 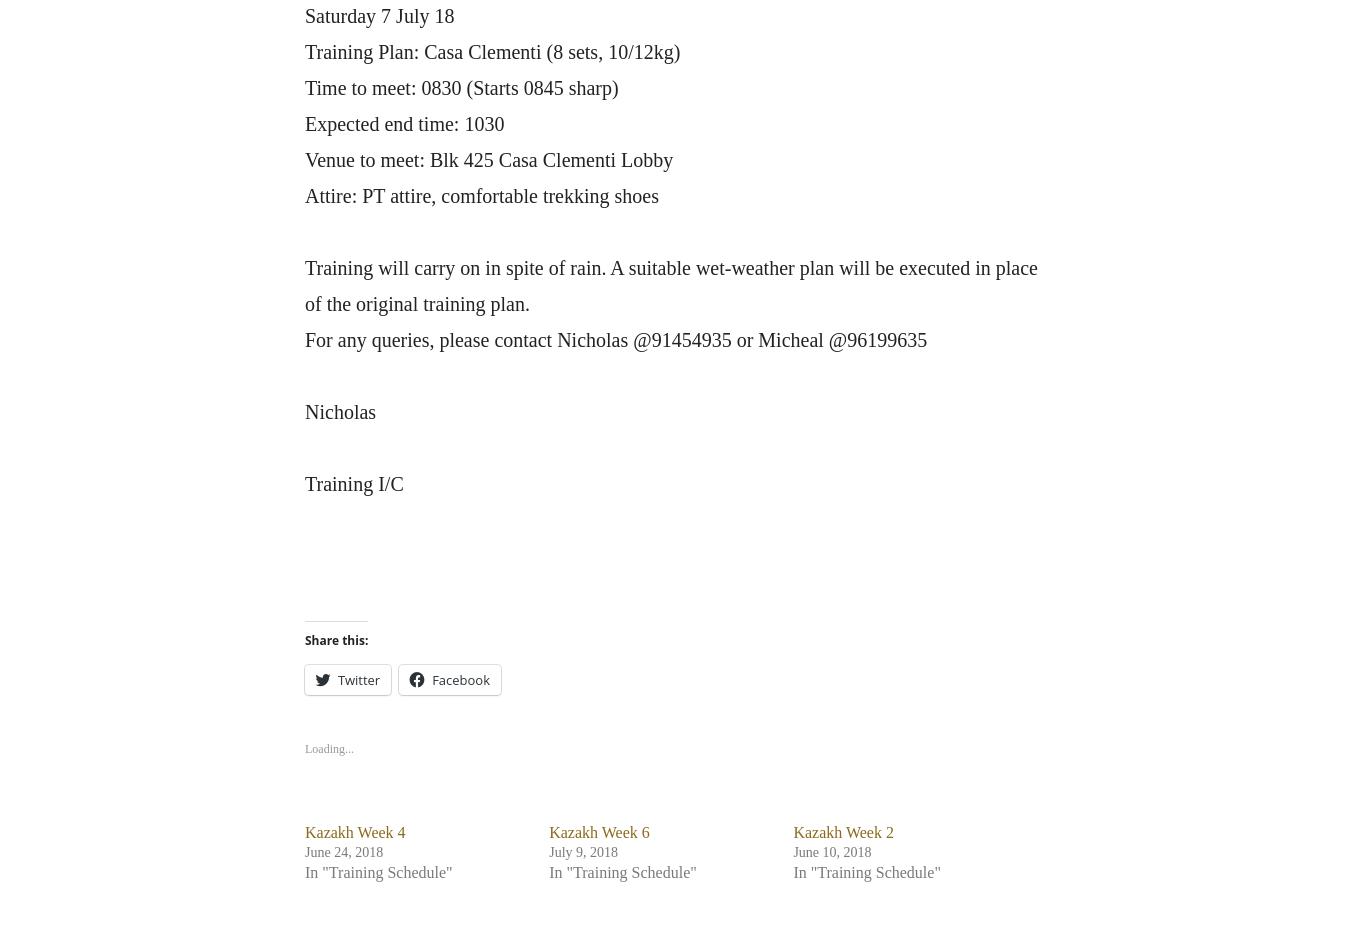 I want to click on 'Expected end time: 1030', so click(x=303, y=123).